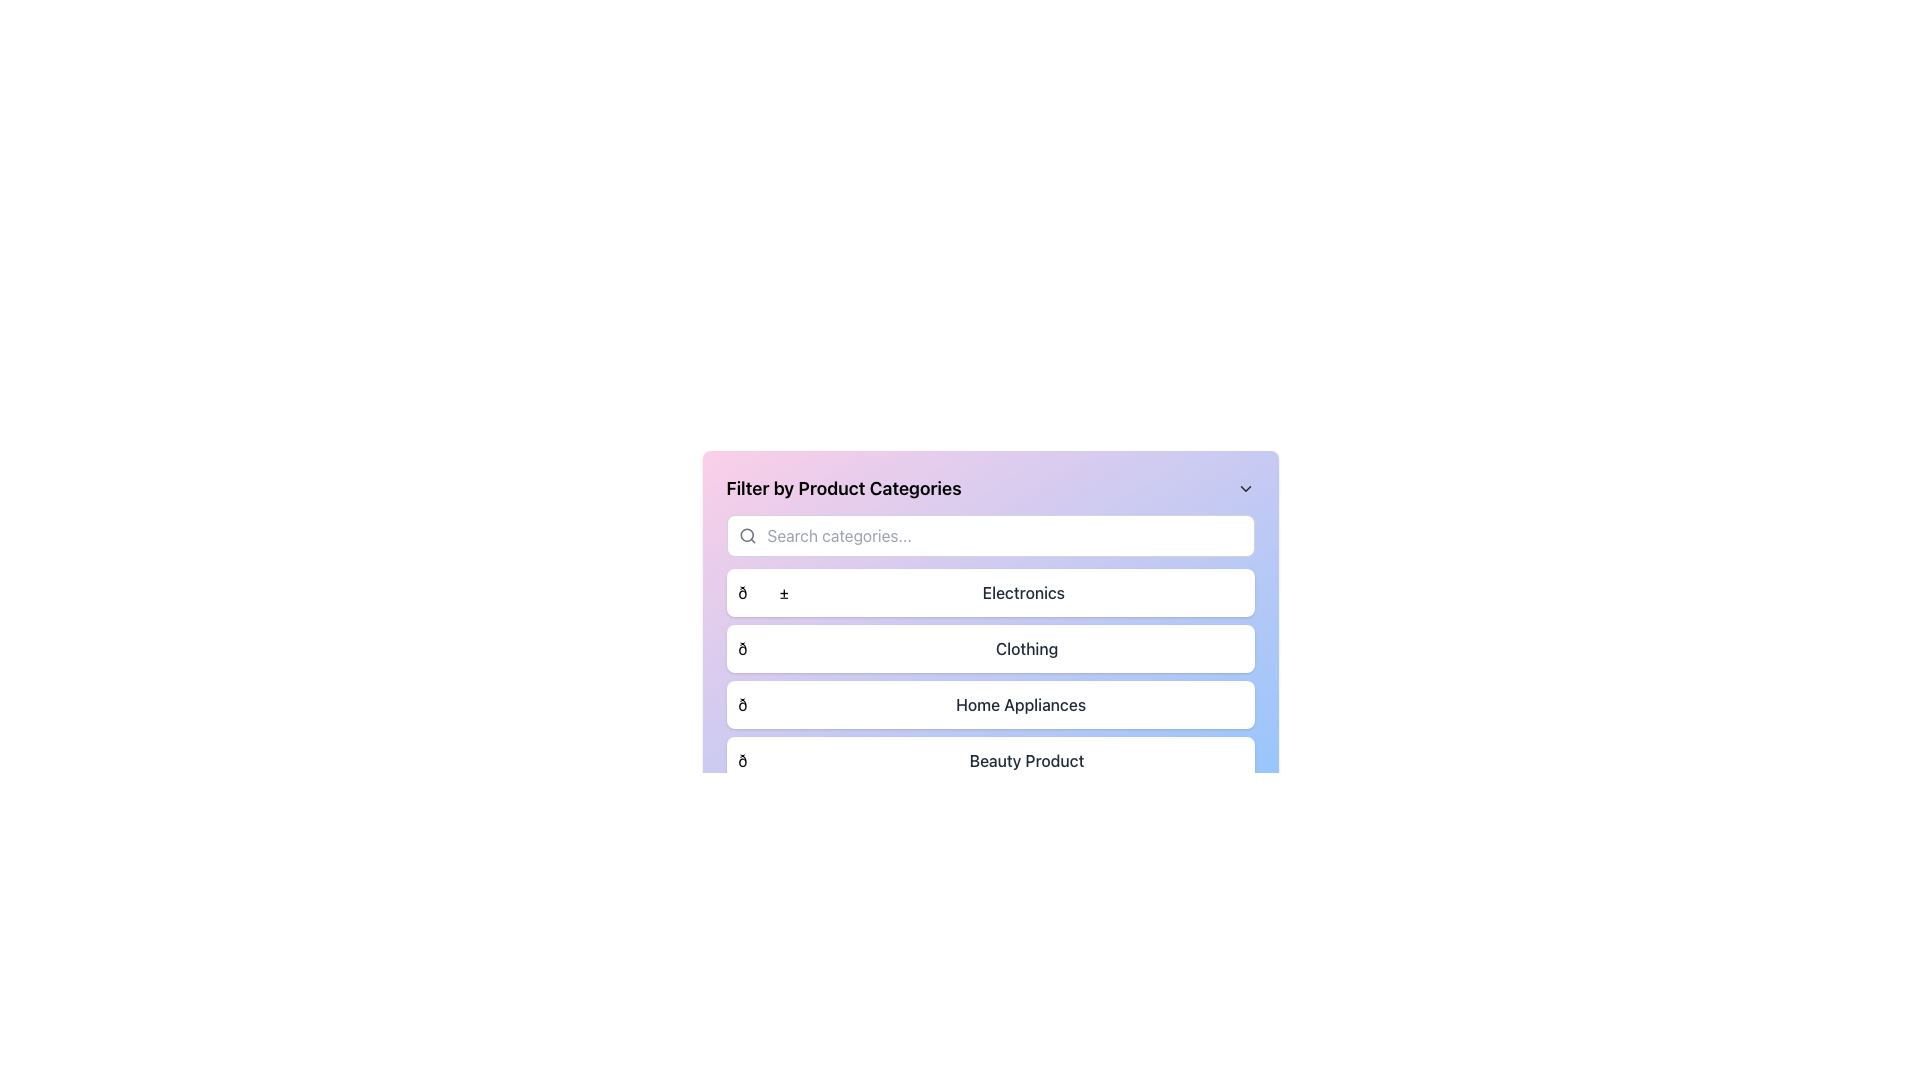 The image size is (1920, 1080). Describe the element at coordinates (1027, 760) in the screenshot. I see `on the 'Beauty Product' label in the filtering menu` at that location.